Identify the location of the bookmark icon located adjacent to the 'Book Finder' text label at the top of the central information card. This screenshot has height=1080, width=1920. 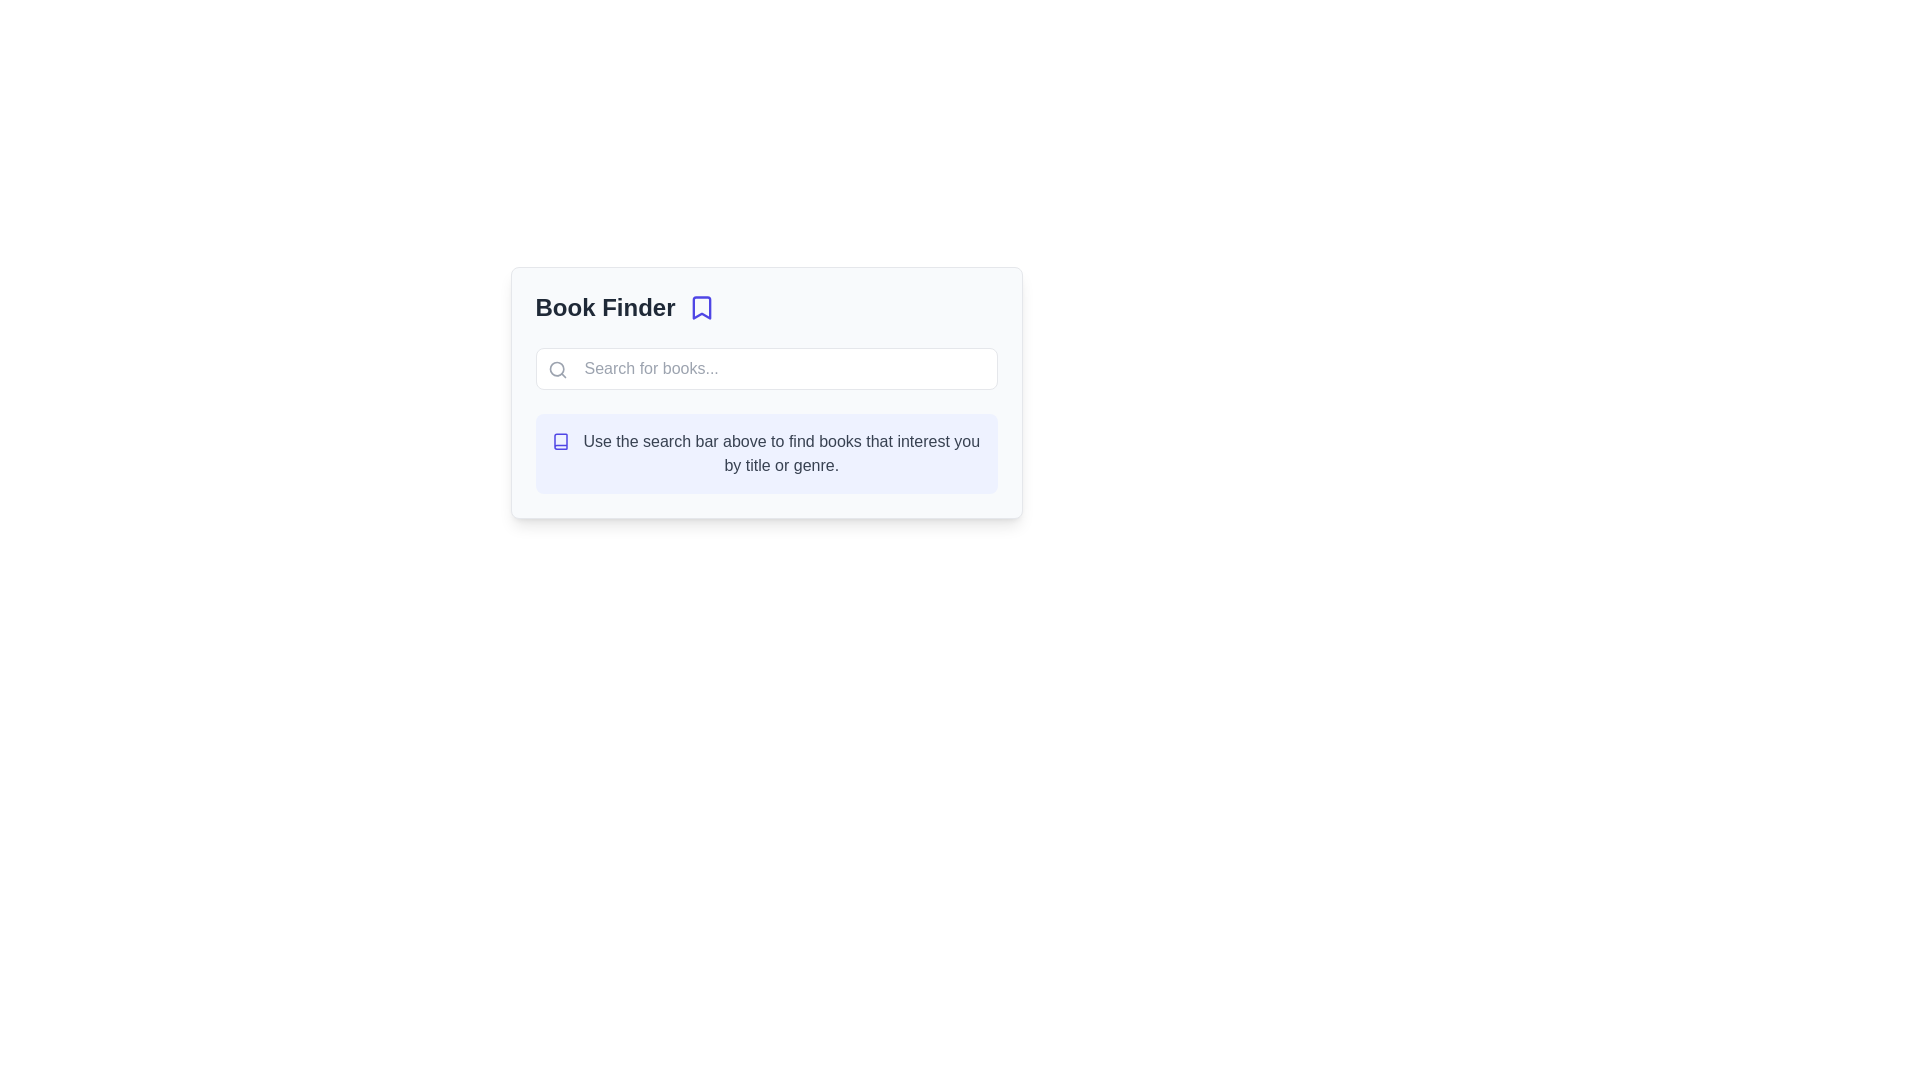
(701, 308).